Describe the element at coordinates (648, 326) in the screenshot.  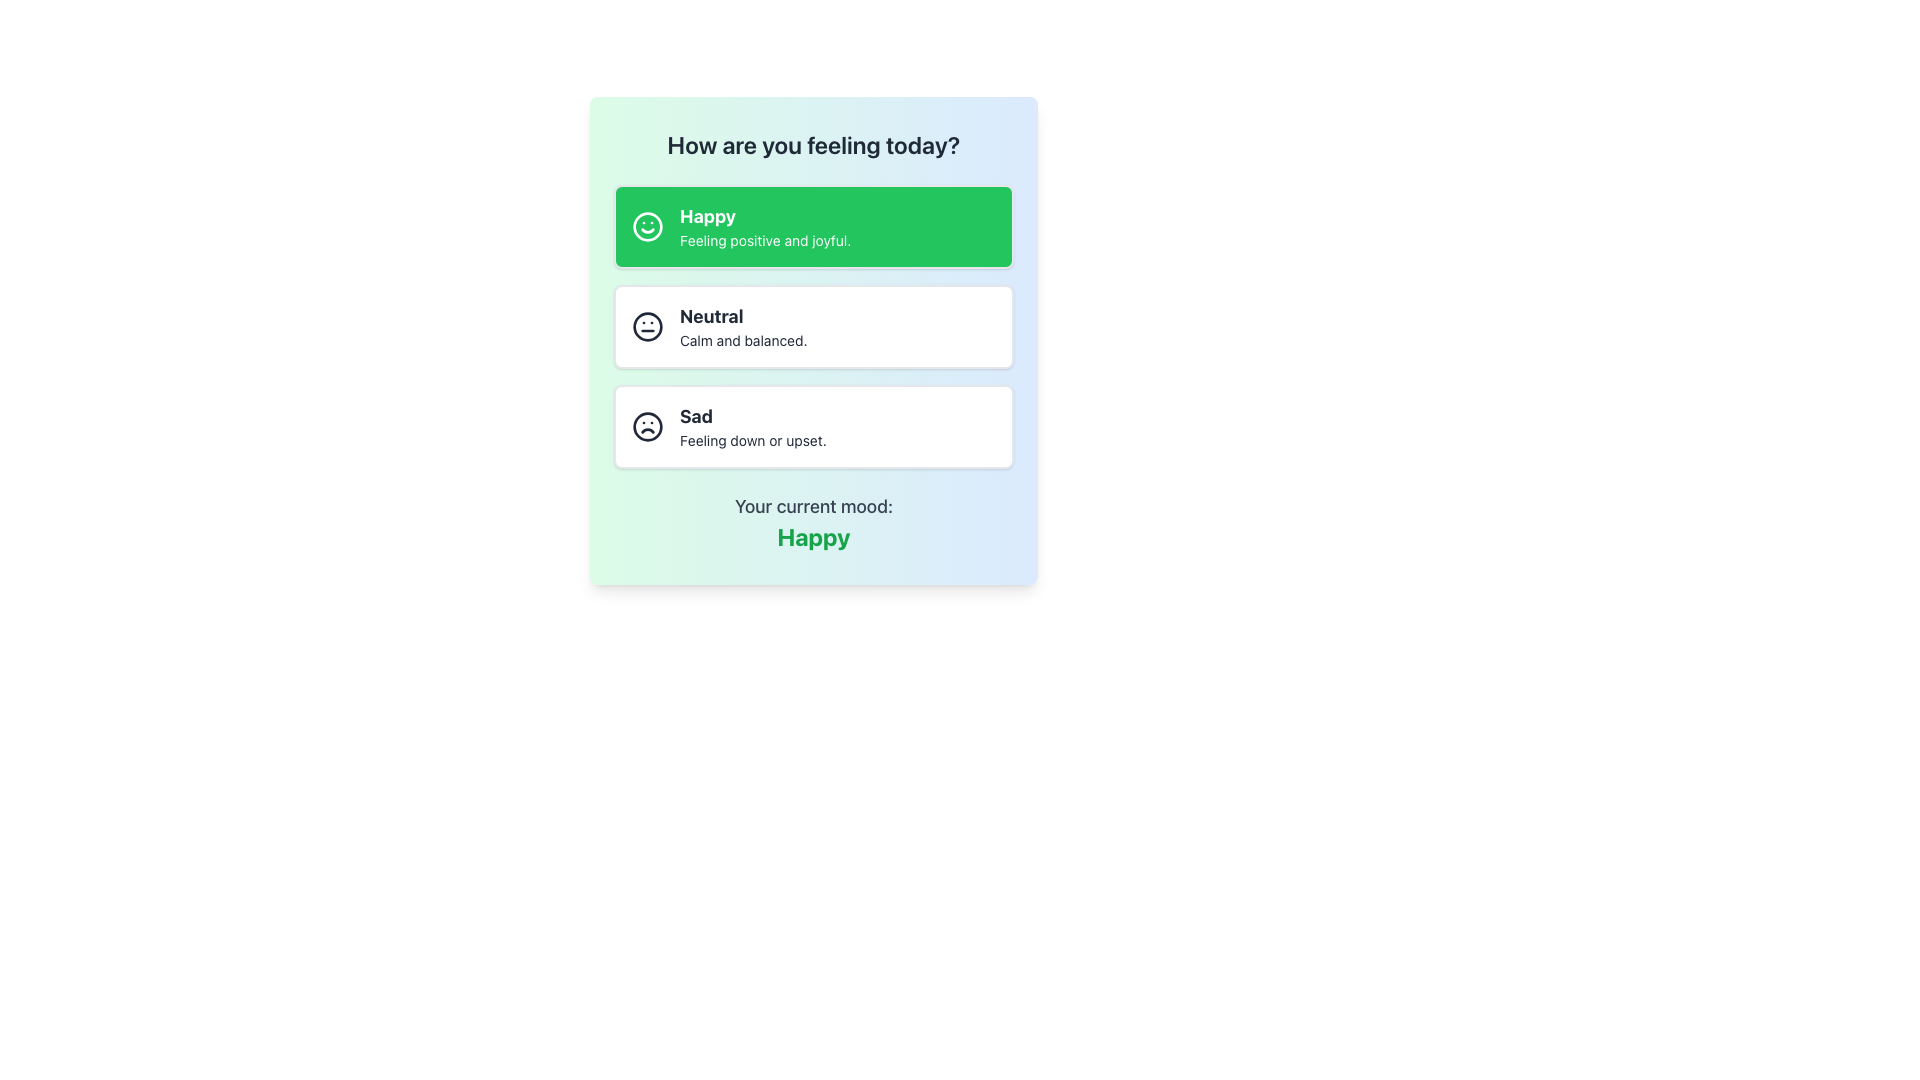
I see `the circular neutral face icon located to the left of the 'Neutral' description in the middle card` at that location.